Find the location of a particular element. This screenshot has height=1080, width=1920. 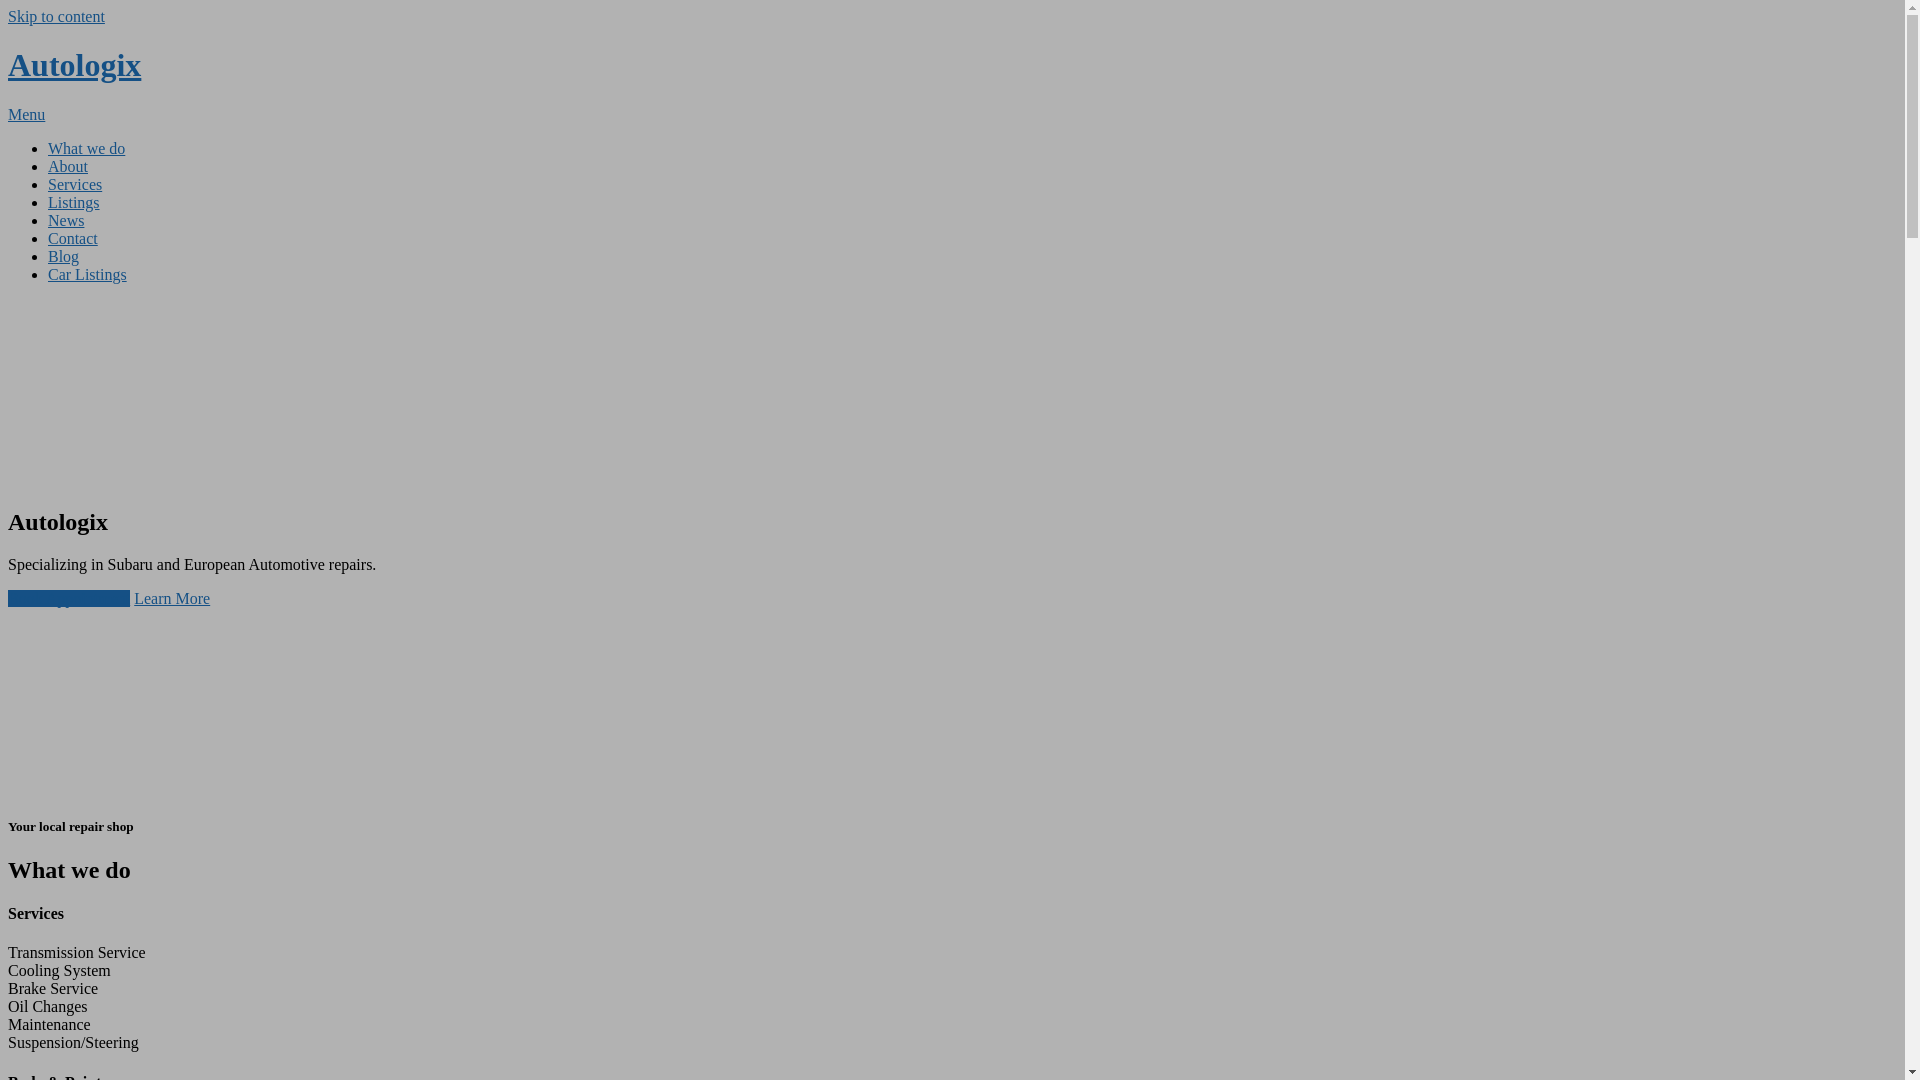

'Services' is located at coordinates (75, 184).